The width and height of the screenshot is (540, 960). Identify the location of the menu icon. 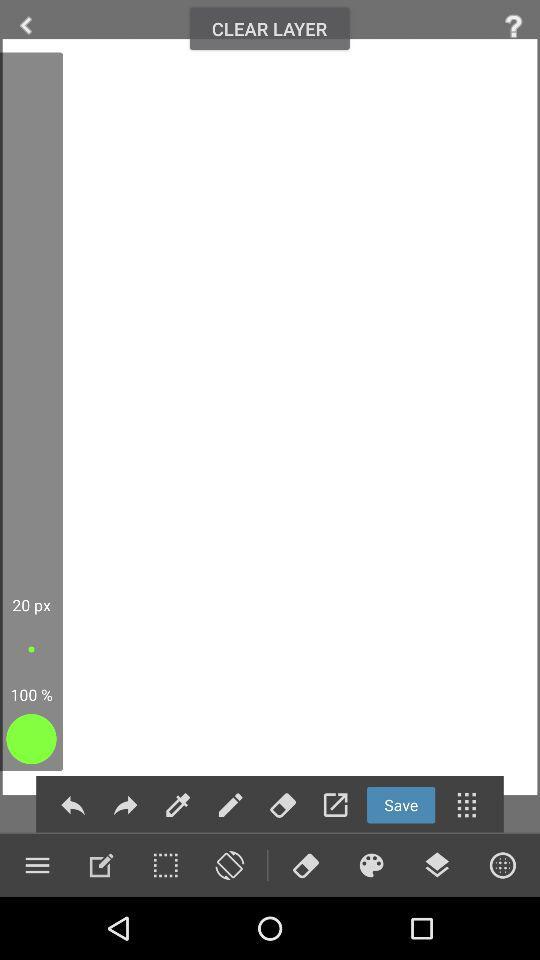
(37, 864).